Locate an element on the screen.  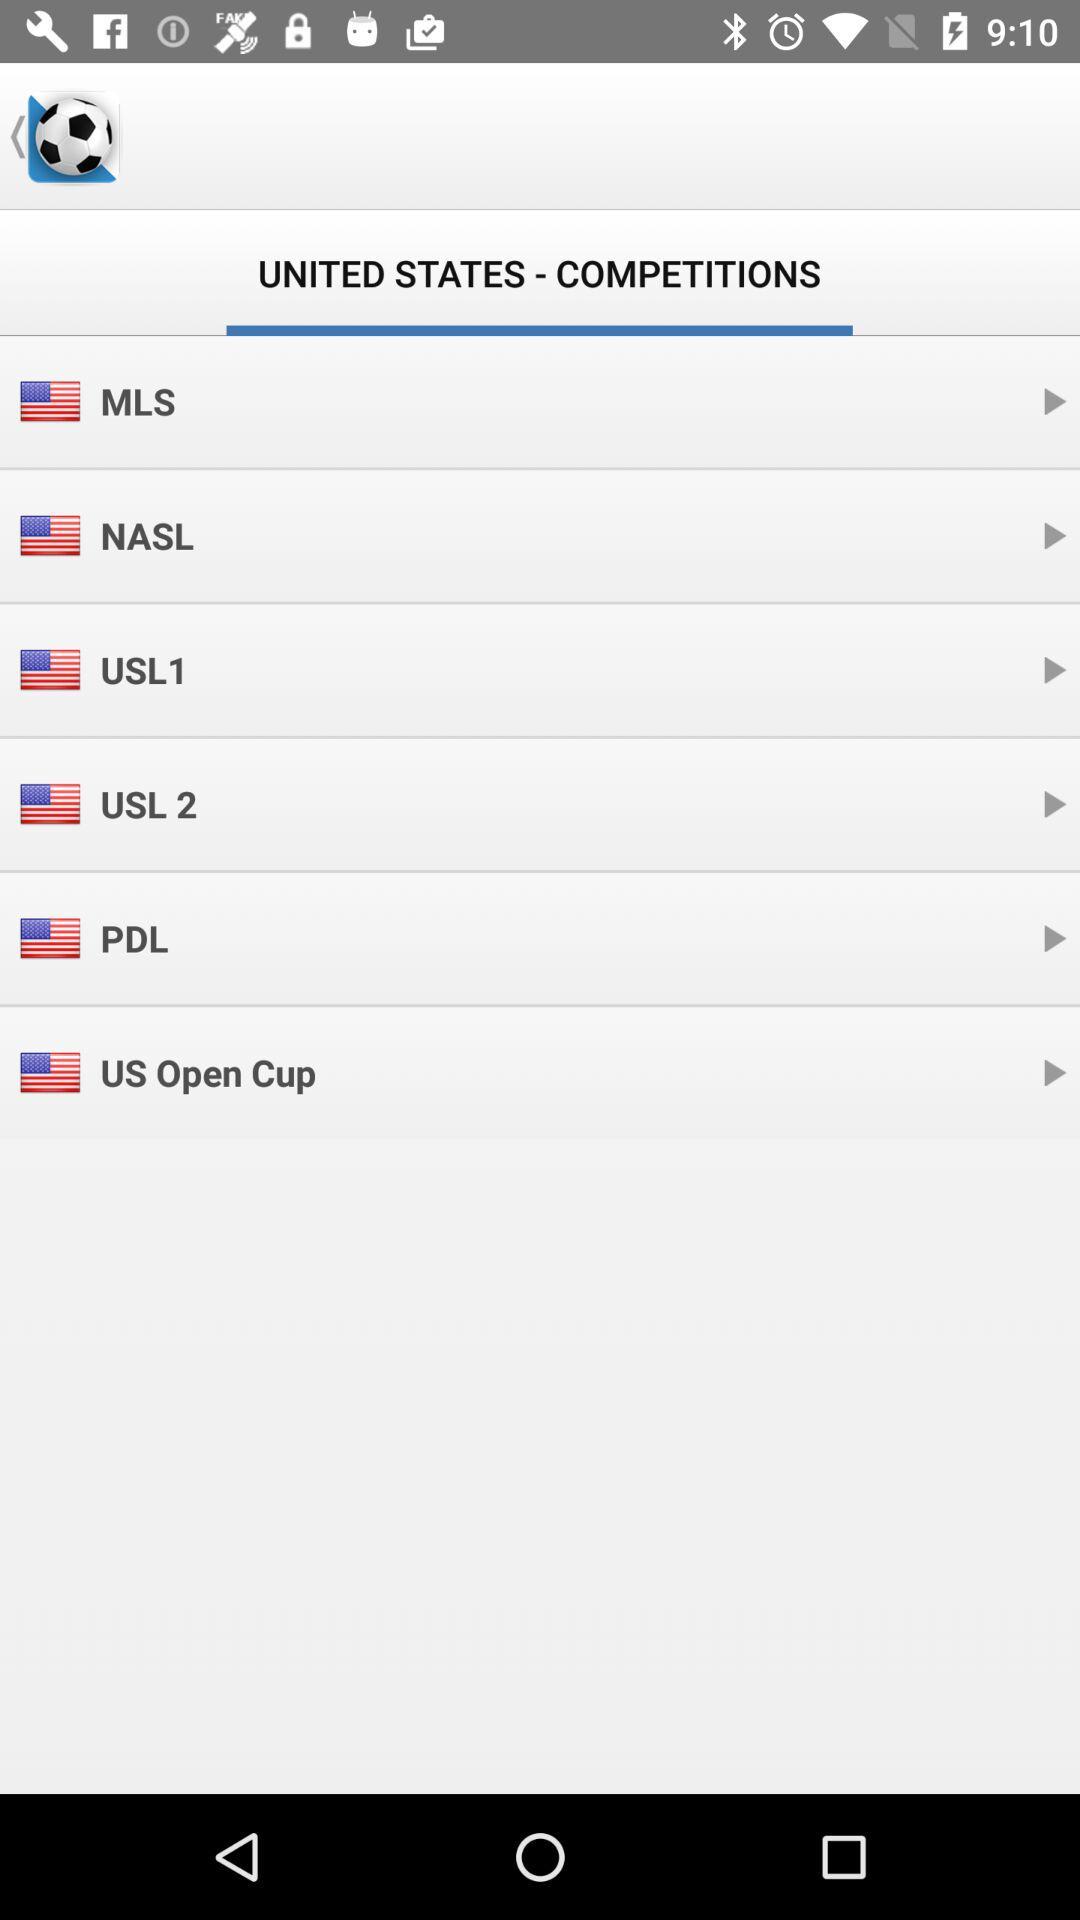
the icon above usl 2 icon is located at coordinates (143, 670).